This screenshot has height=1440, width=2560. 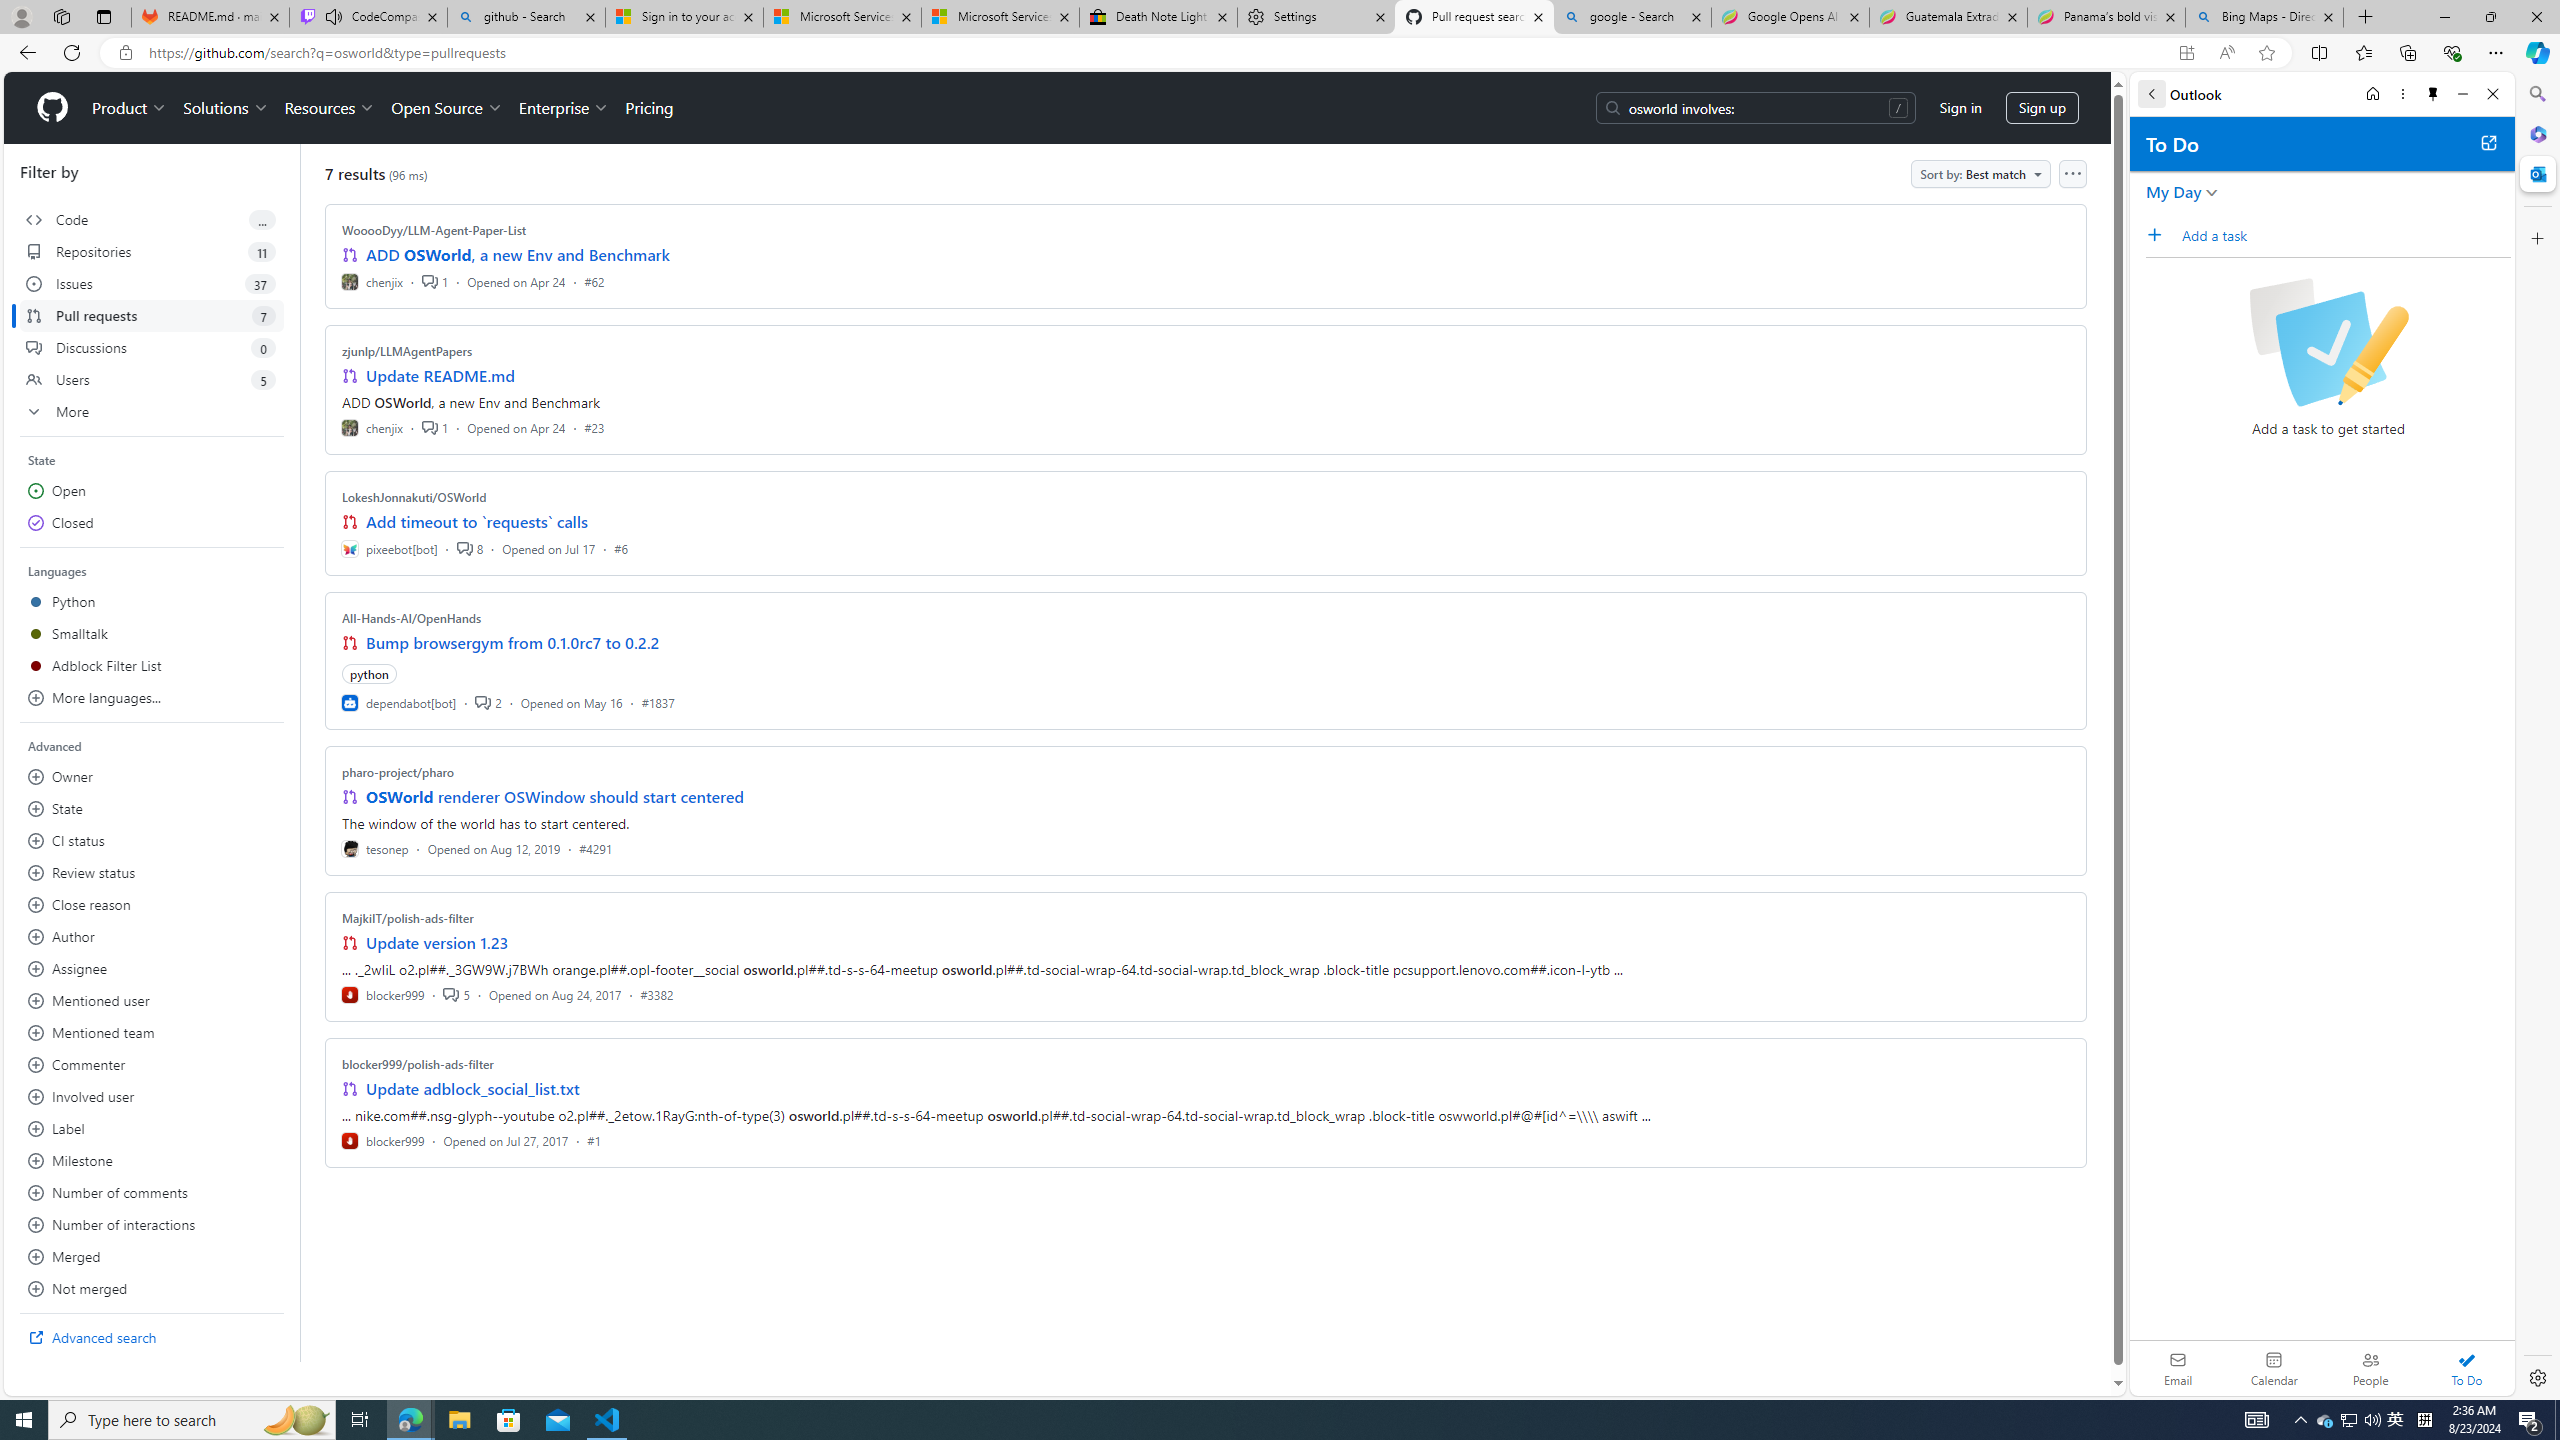 What do you see at coordinates (592, 280) in the screenshot?
I see `'#62'` at bounding box center [592, 280].